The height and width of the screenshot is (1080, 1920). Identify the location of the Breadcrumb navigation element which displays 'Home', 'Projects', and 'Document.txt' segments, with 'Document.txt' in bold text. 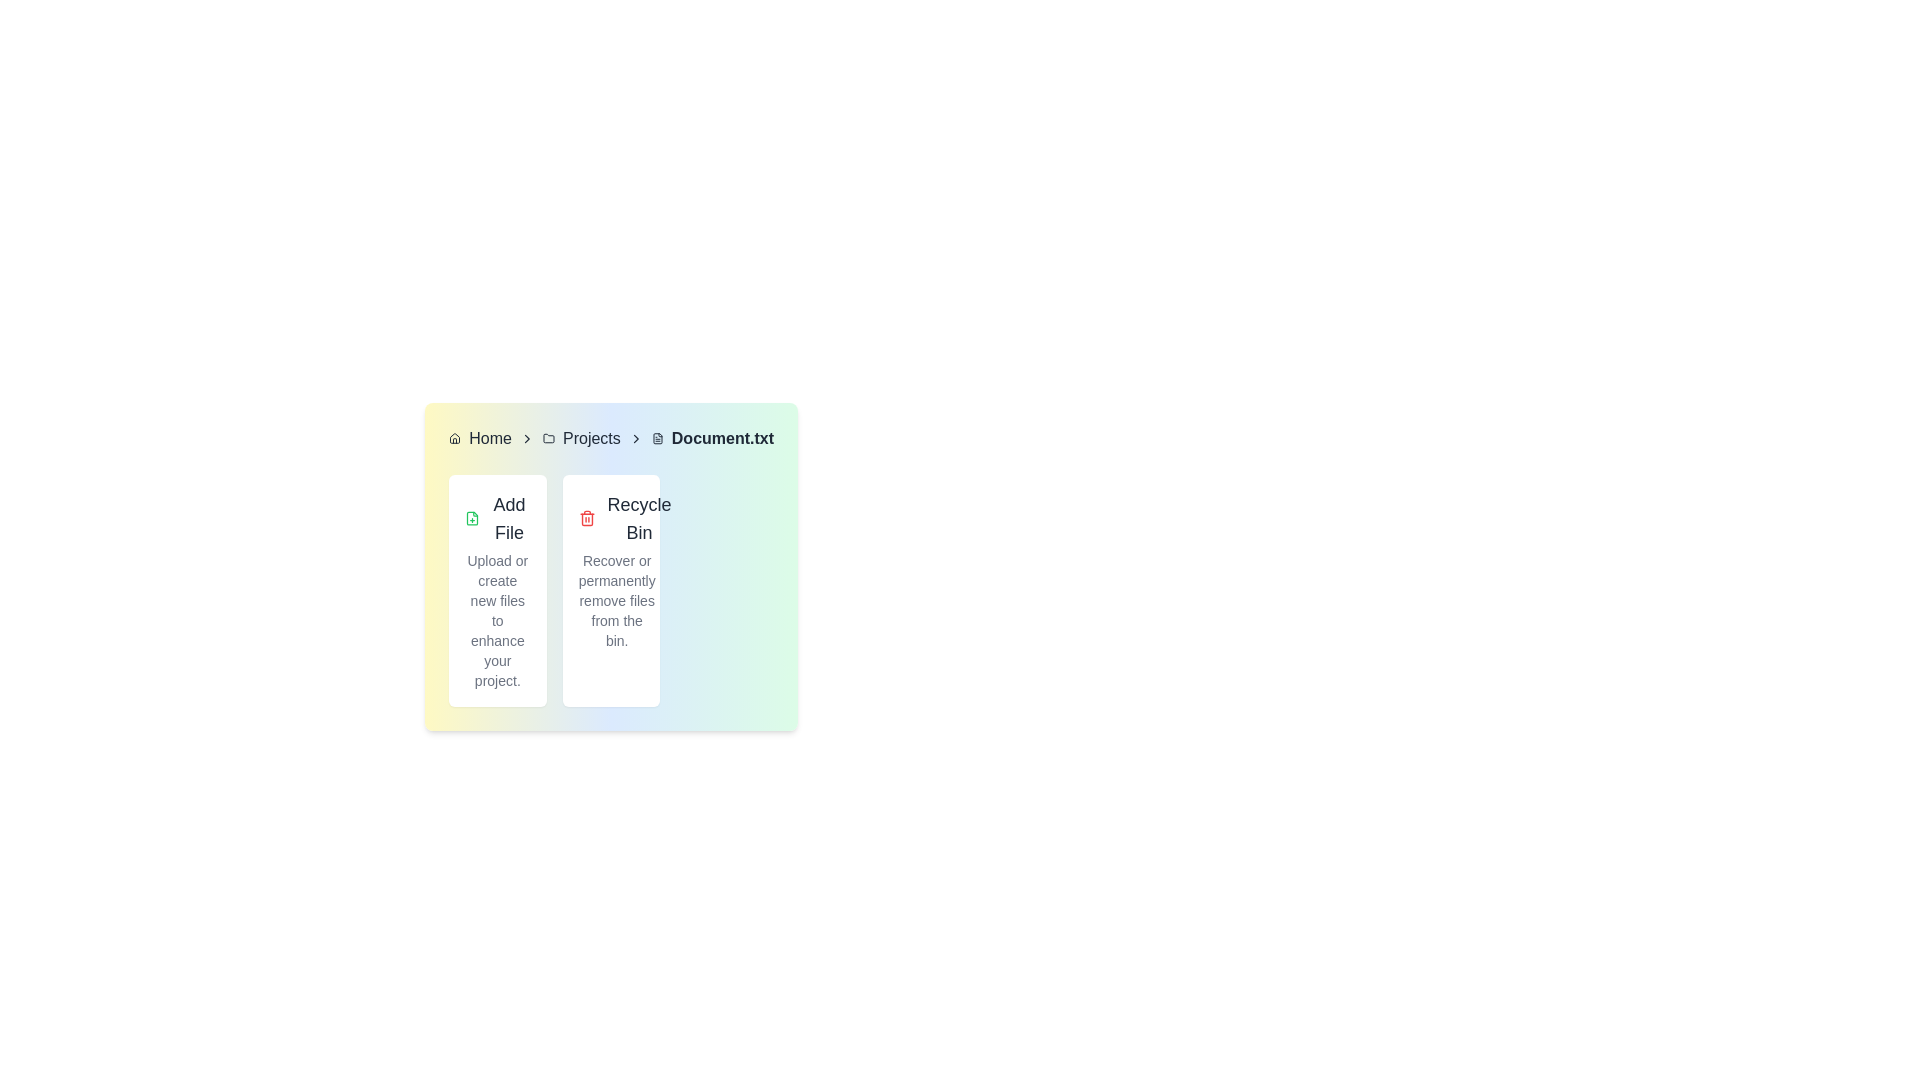
(610, 438).